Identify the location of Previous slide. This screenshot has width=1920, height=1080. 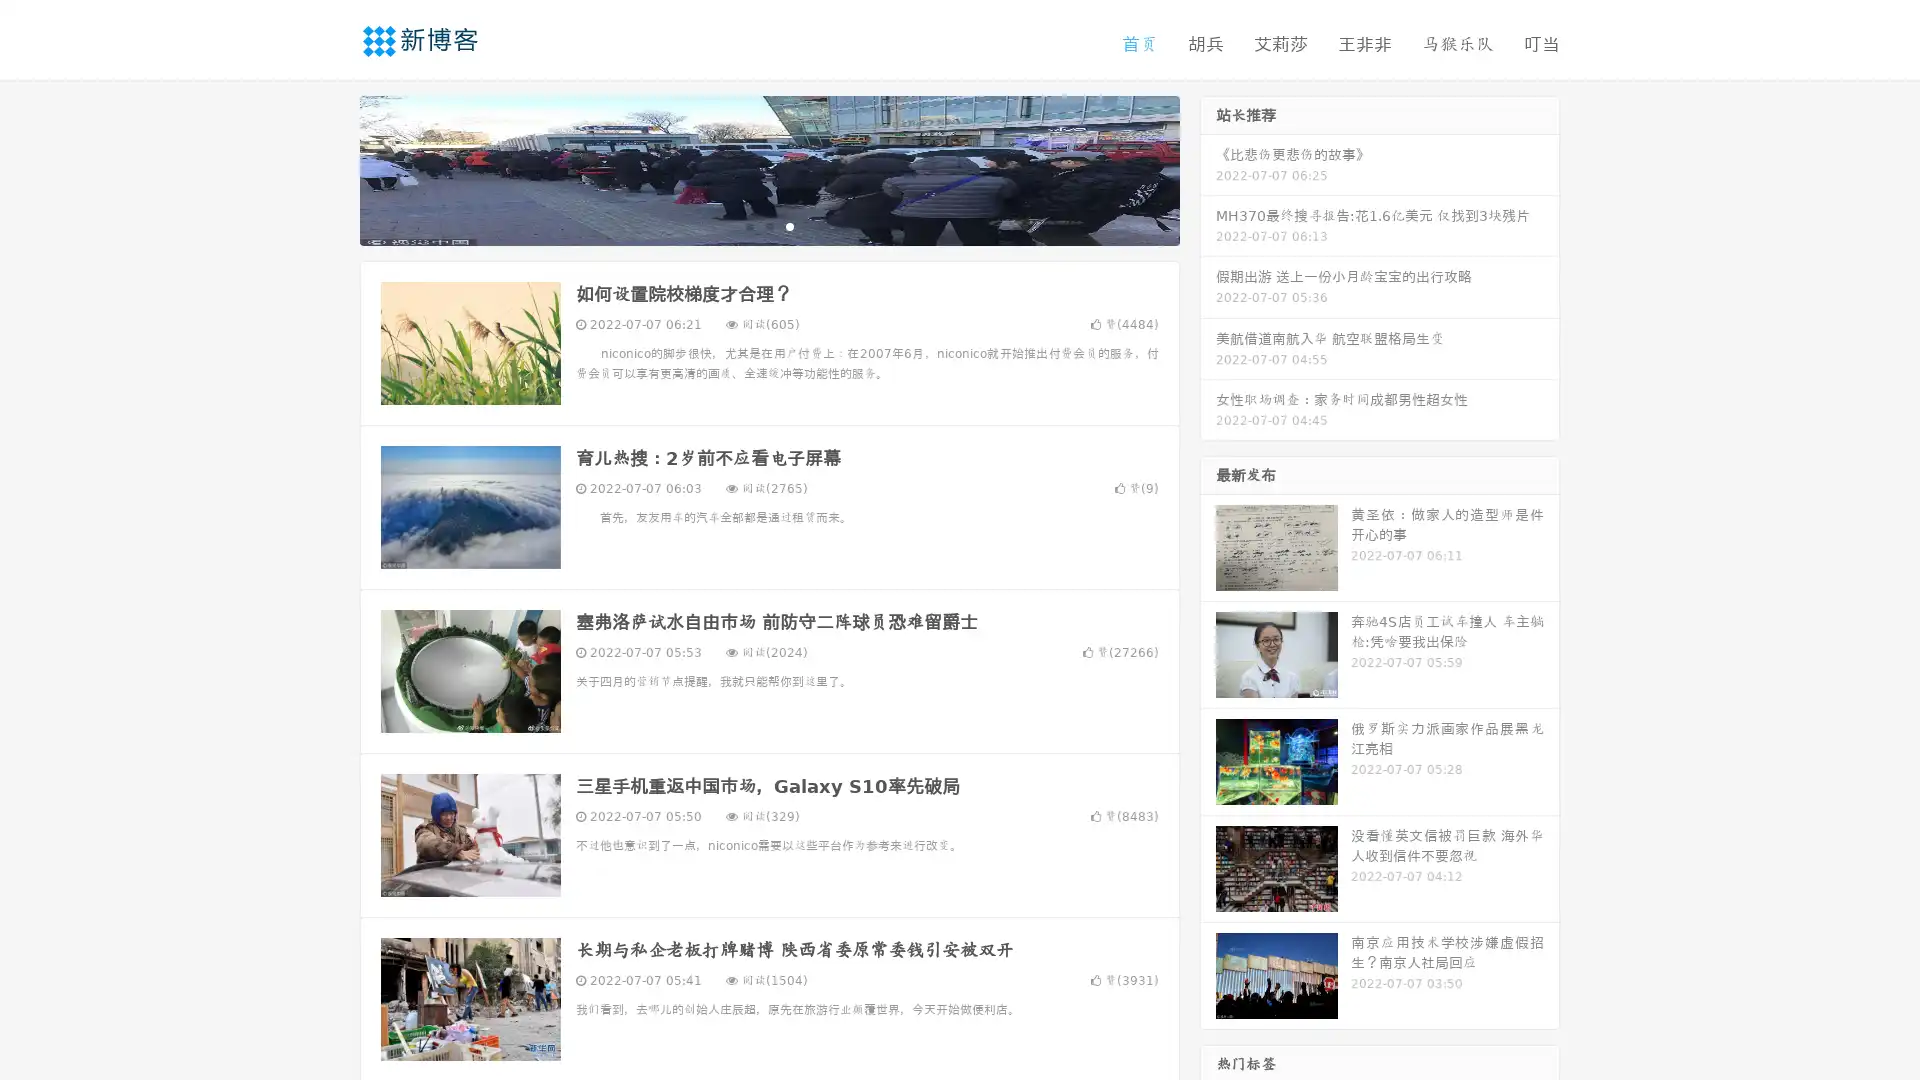
(330, 168).